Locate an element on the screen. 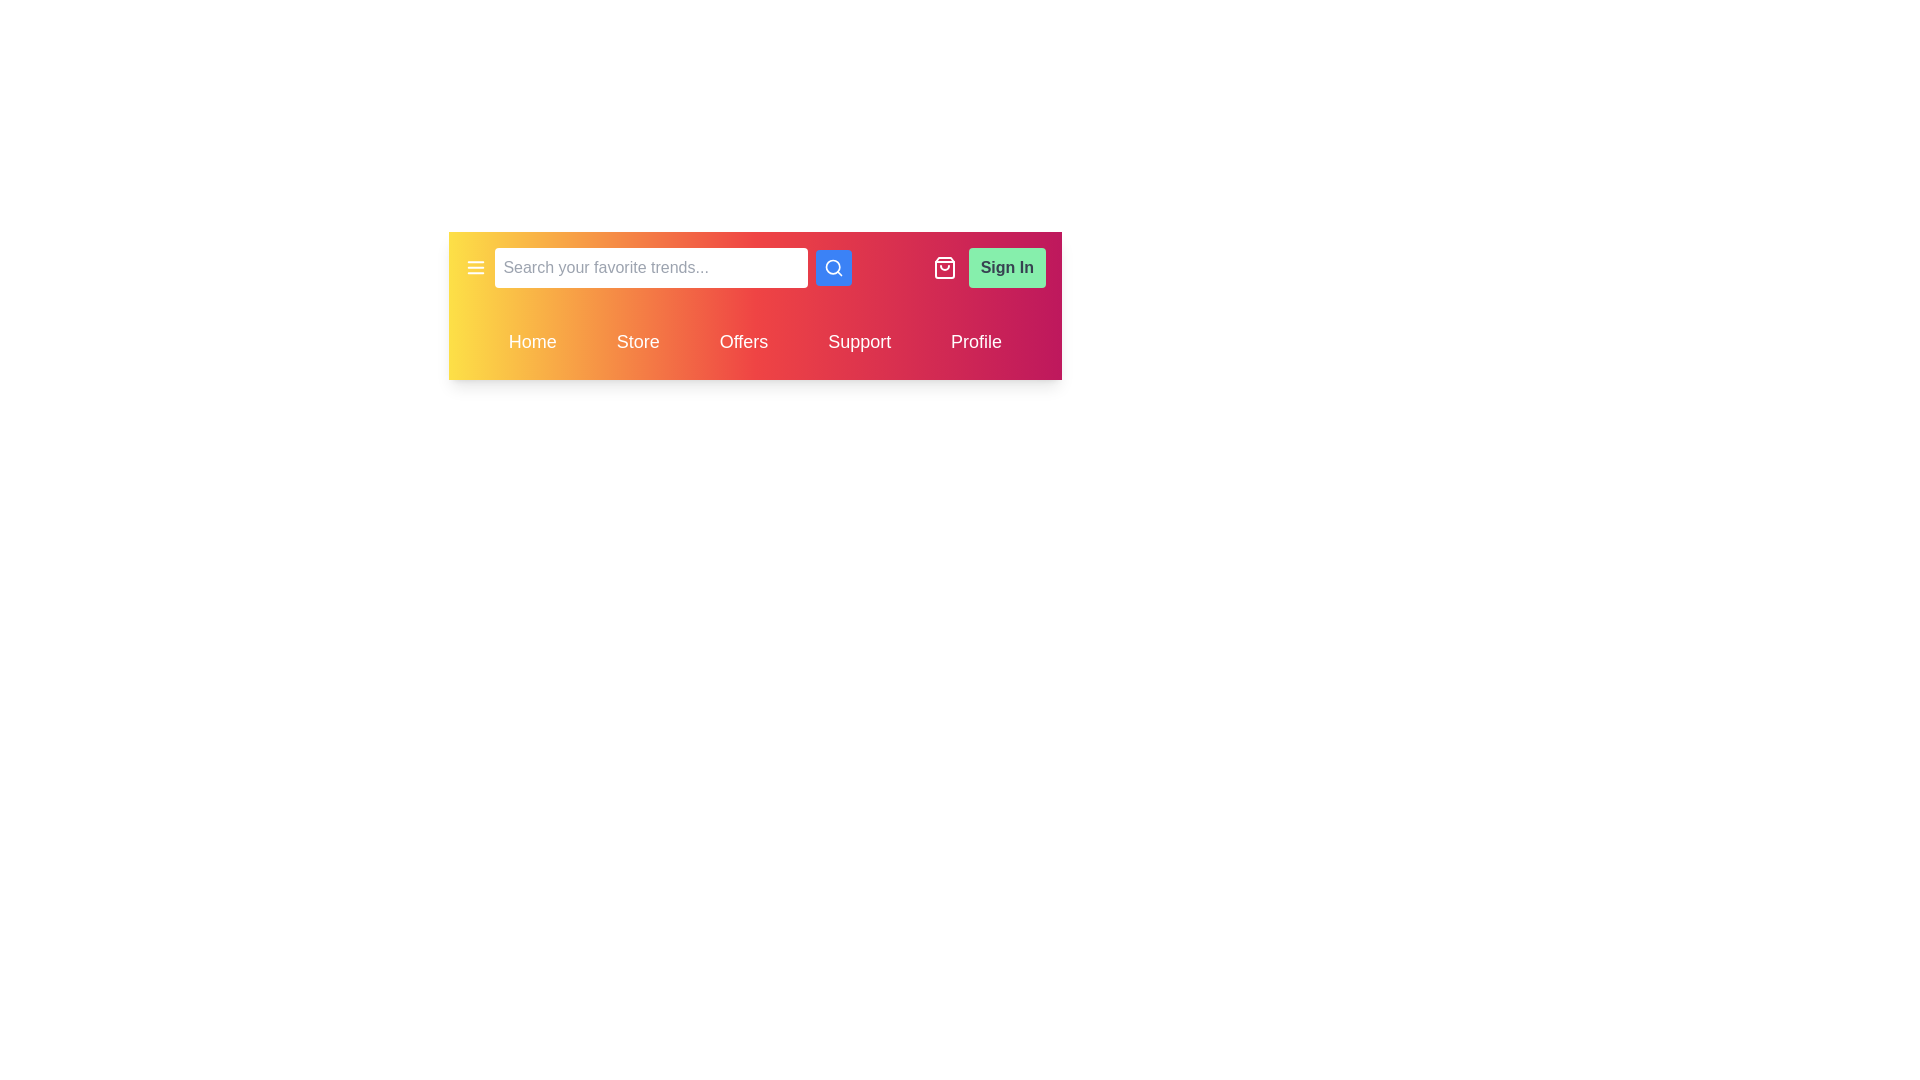 Image resolution: width=1920 pixels, height=1080 pixels. the 'Sign In' button is located at coordinates (1007, 266).